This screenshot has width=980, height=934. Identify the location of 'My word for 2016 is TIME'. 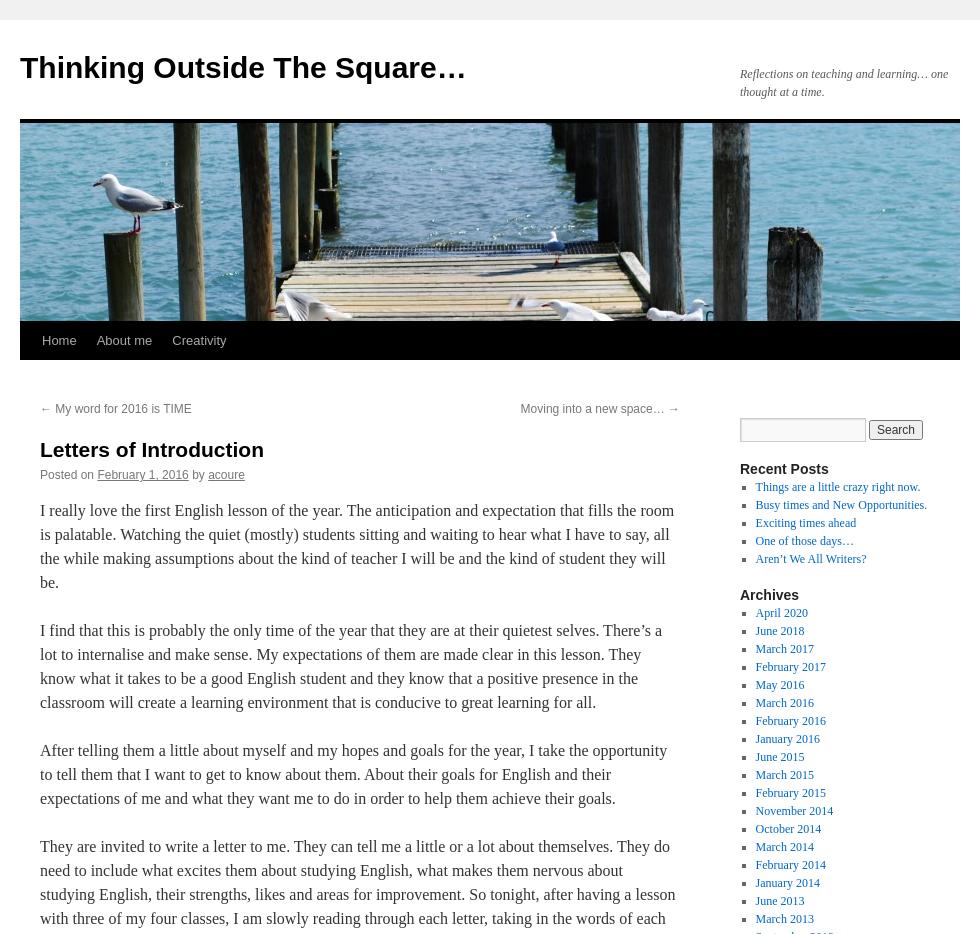
(121, 407).